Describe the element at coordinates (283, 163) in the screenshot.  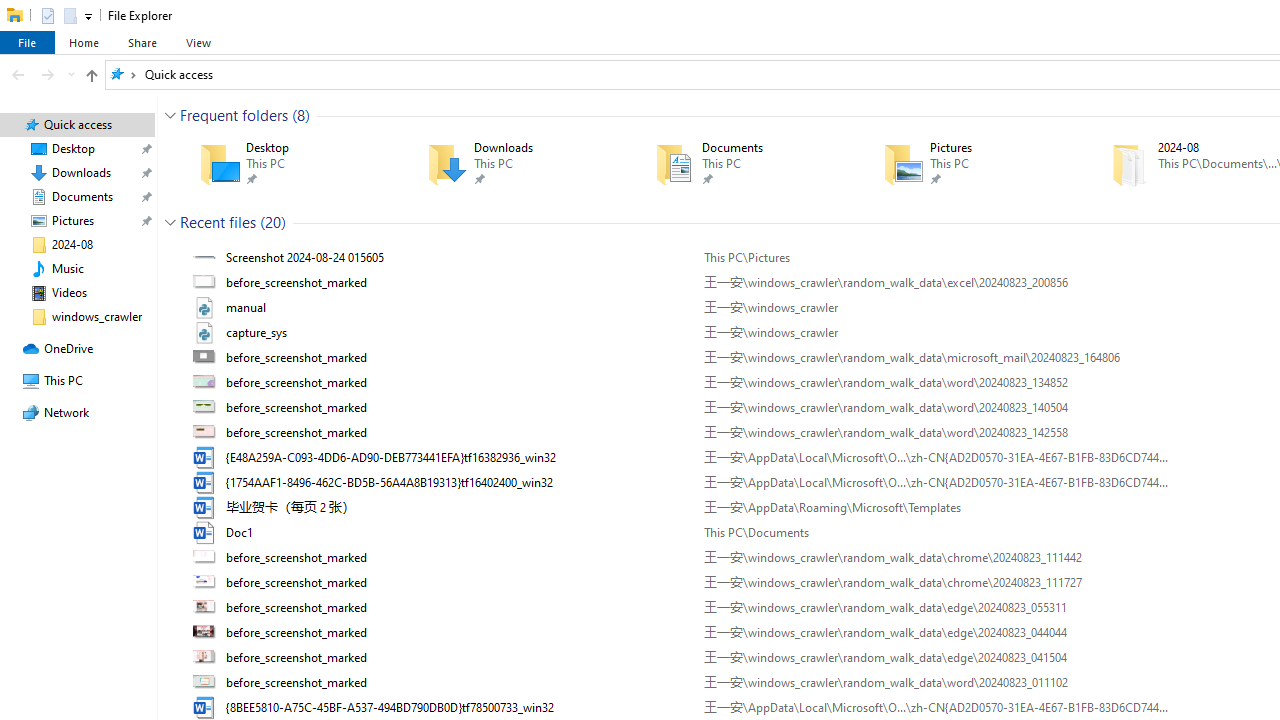
I see `'Desktop'` at that location.